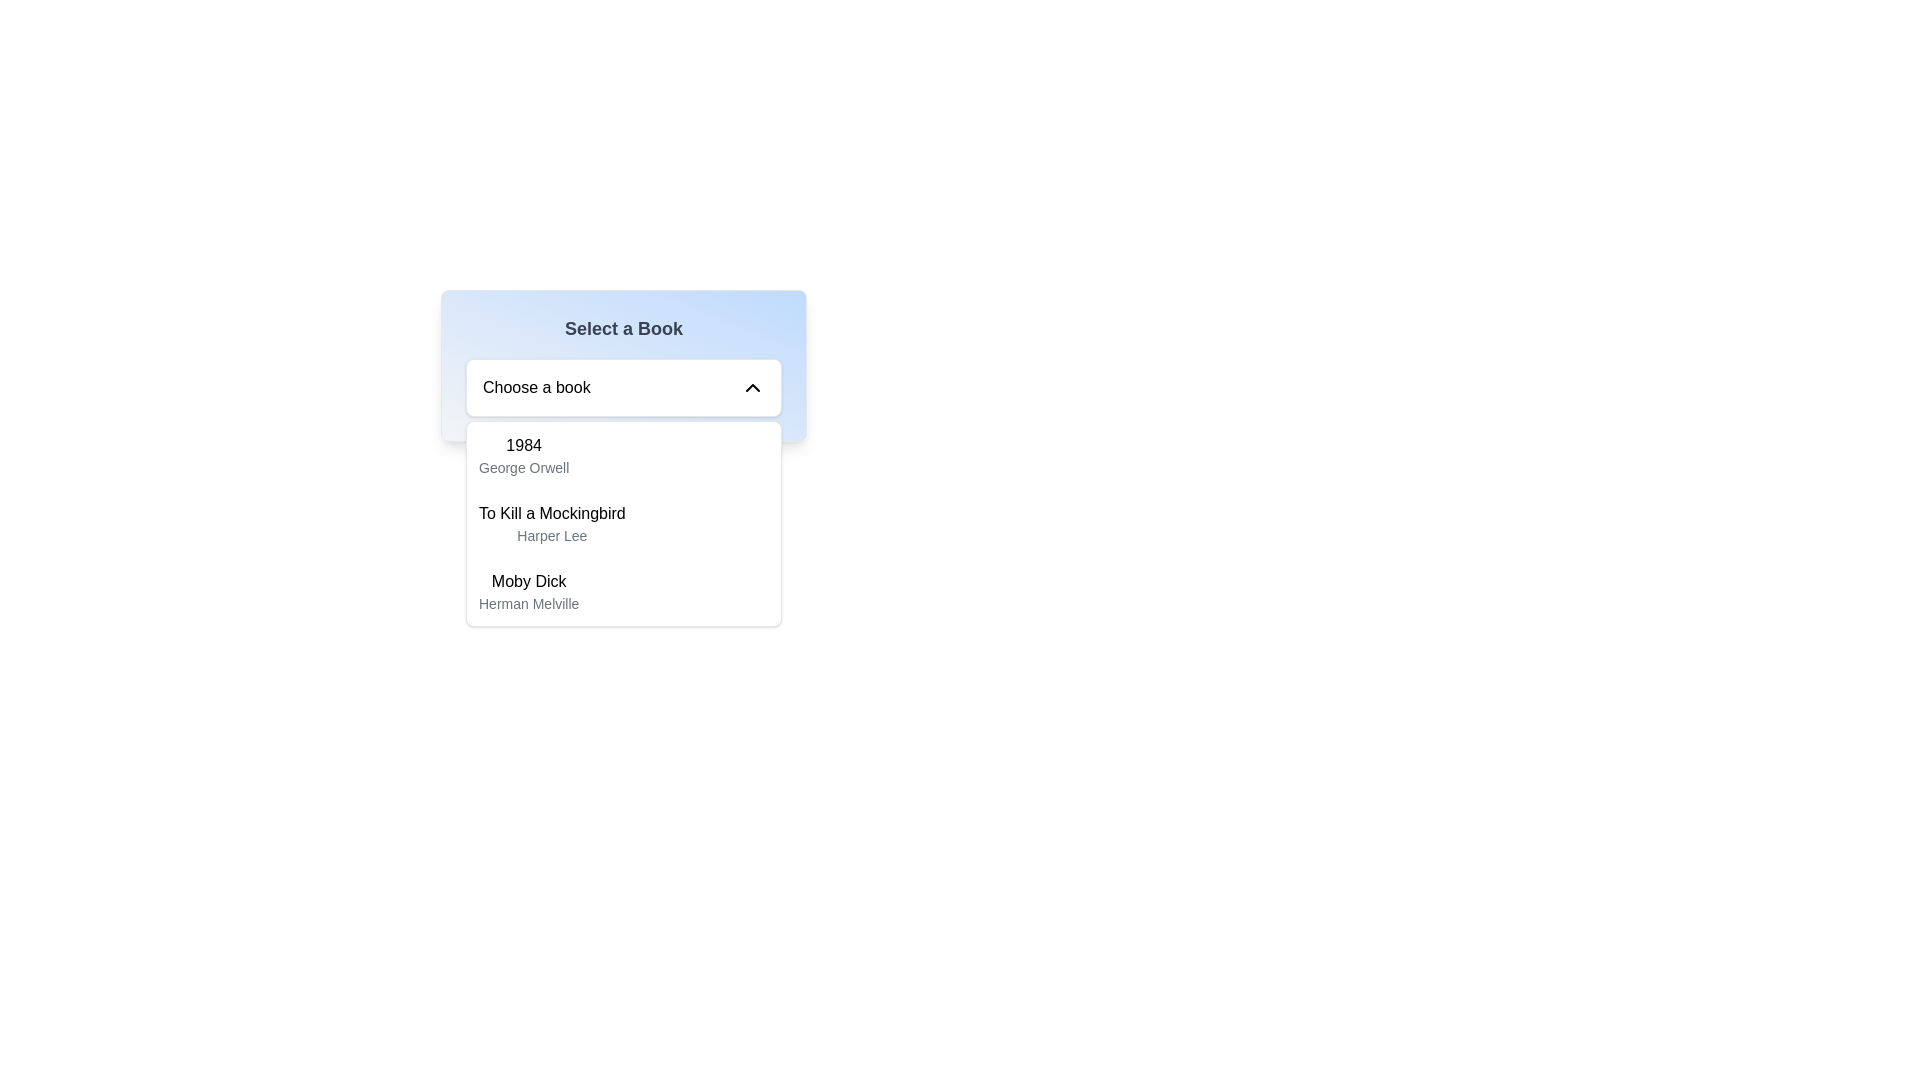  I want to click on the dropdown menu option 'To Kill a Mockingbird' by 'Harper Lee', so click(623, 523).